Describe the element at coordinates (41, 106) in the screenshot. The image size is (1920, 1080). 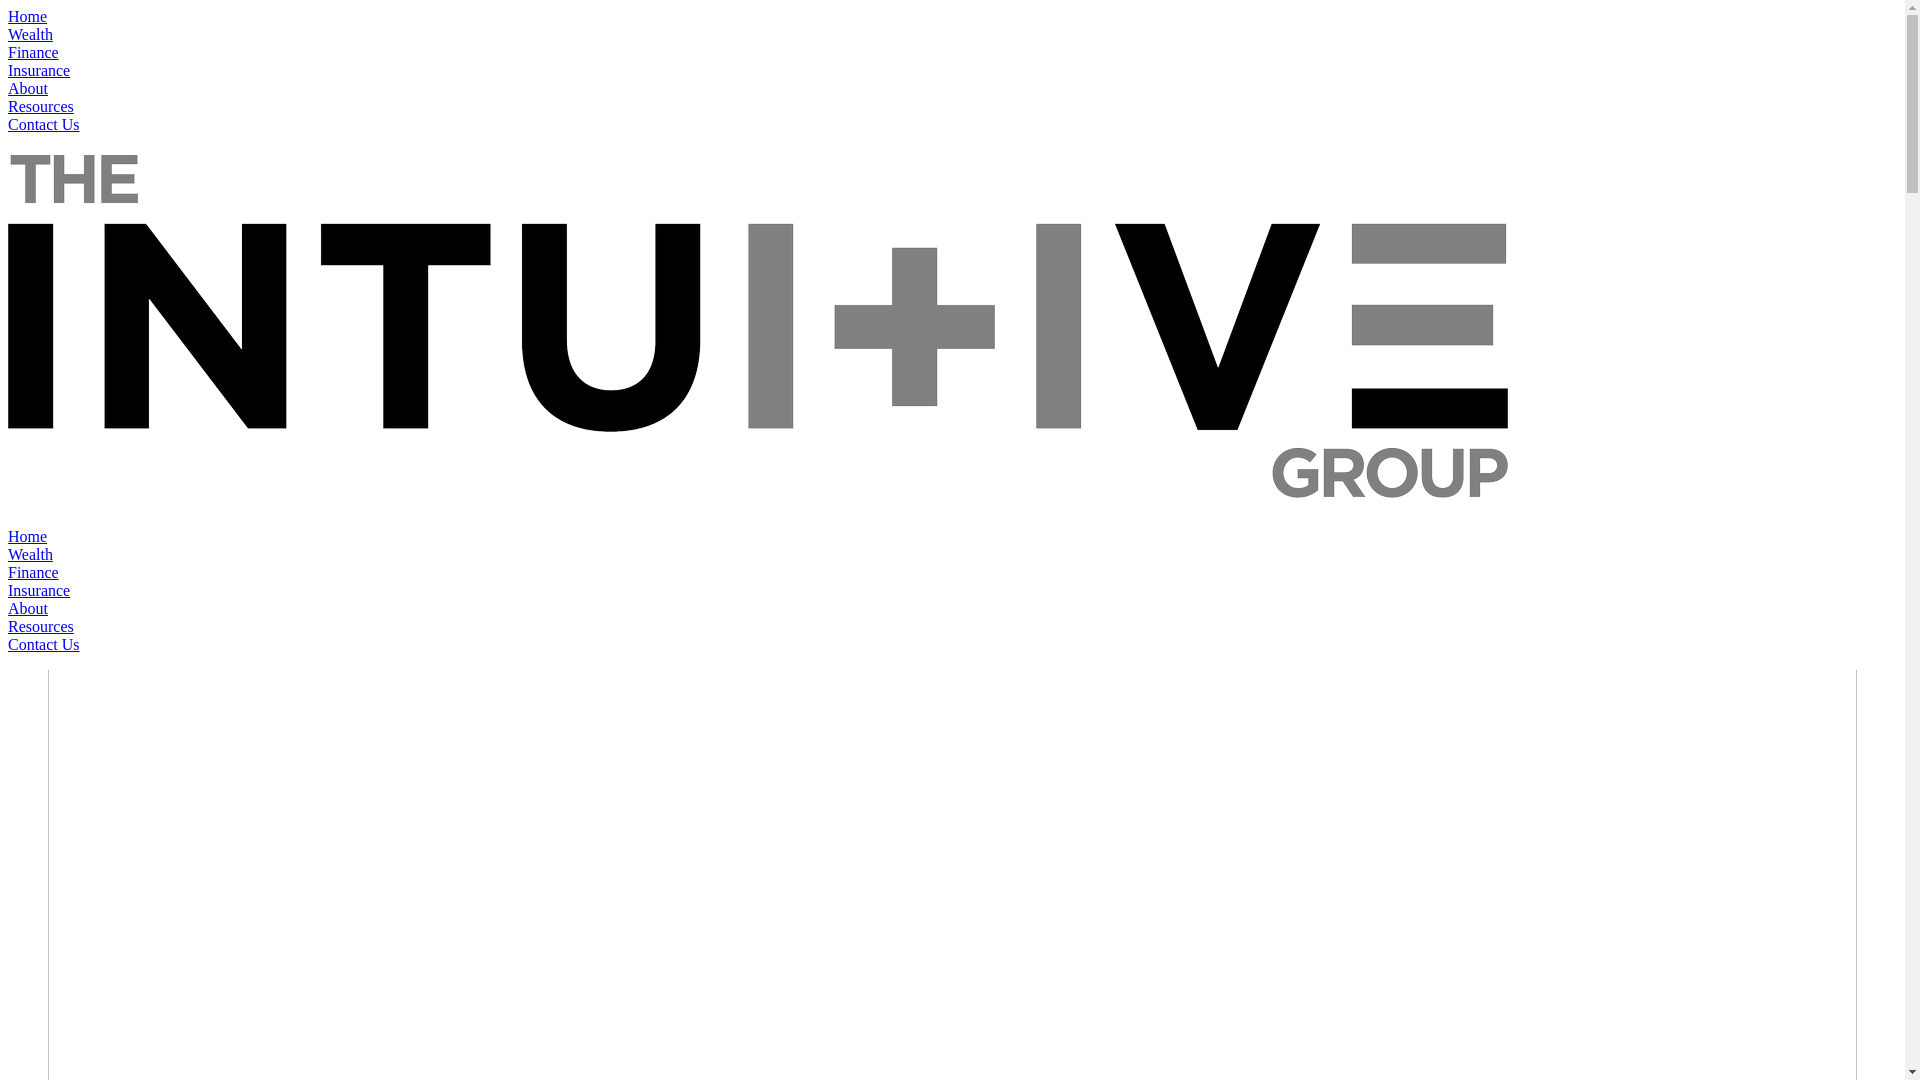
I see `'Resources'` at that location.